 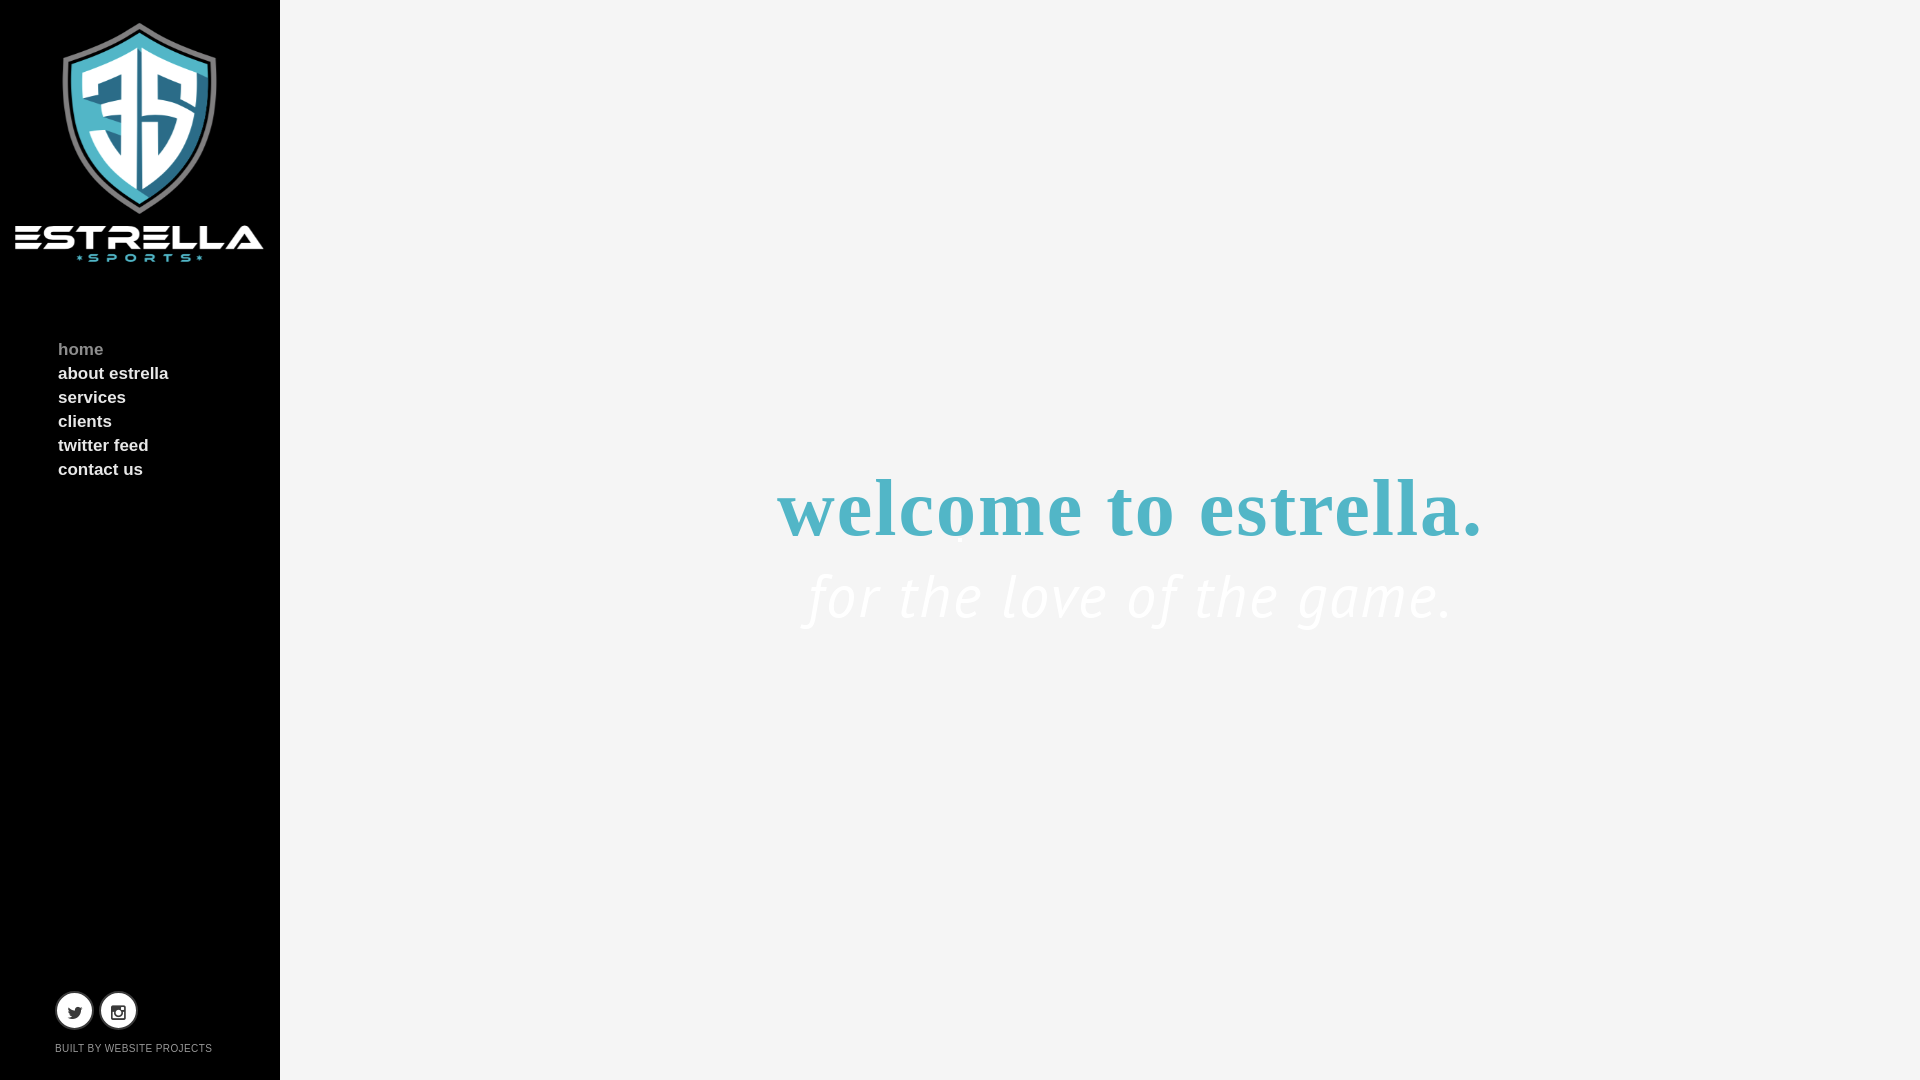 I want to click on 'WEBSITE PROJECTS', so click(x=157, y=1047).